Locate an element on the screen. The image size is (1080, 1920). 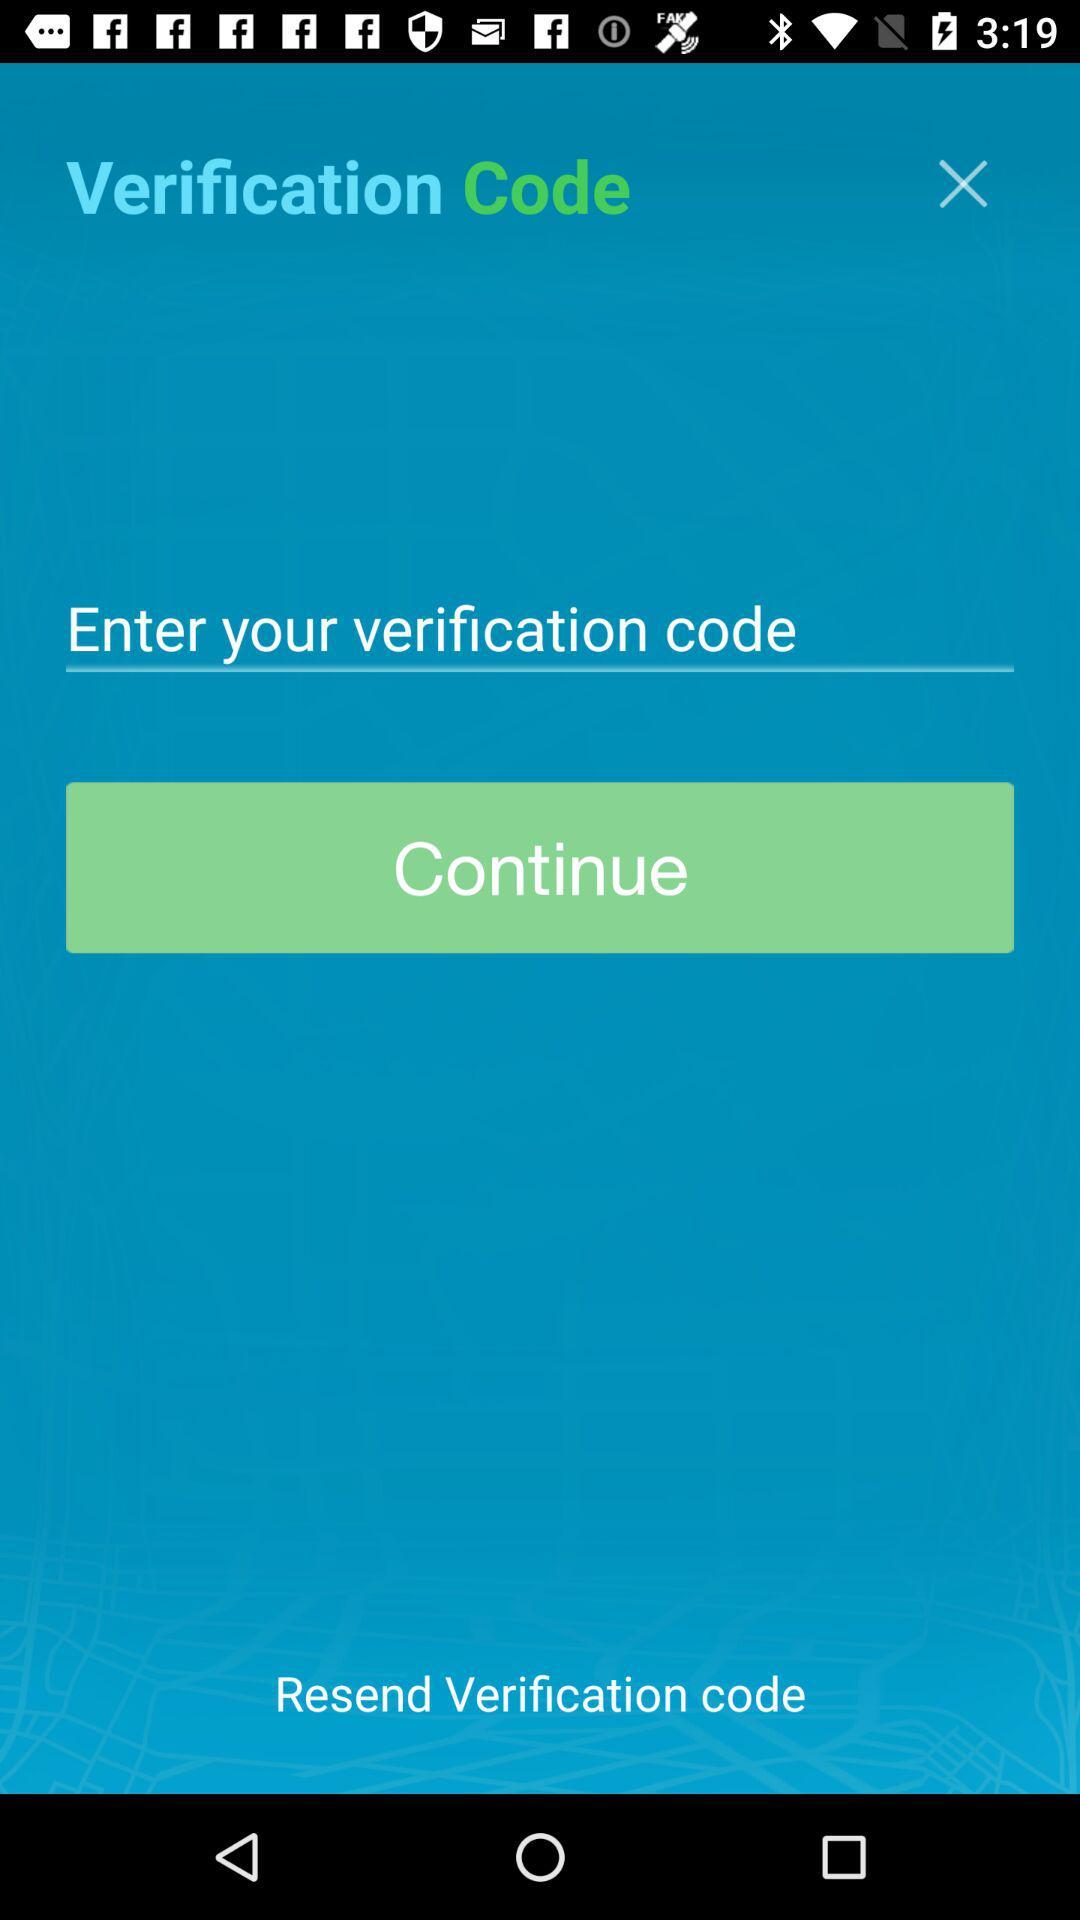
screen is located at coordinates (962, 183).